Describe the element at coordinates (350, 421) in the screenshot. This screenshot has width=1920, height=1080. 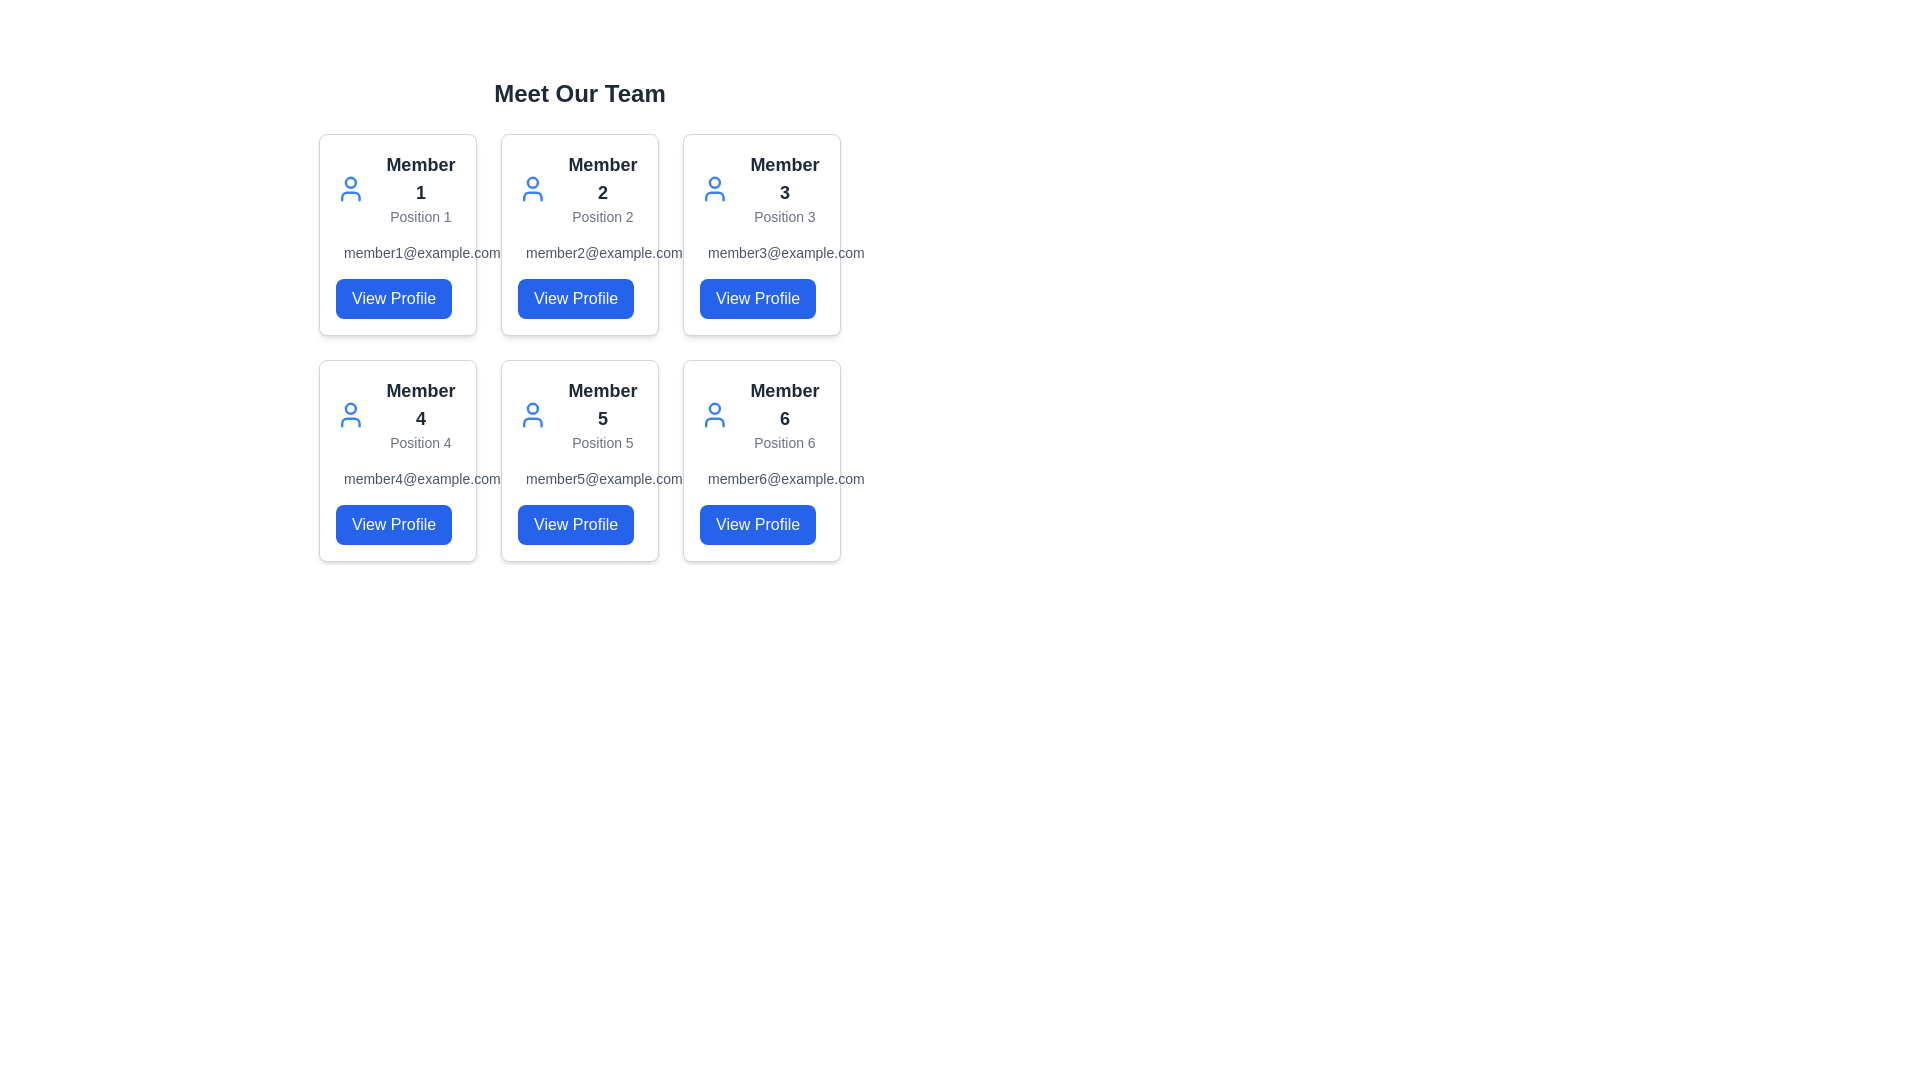
I see `the bottom arc of the profile icon representing 'Member 4', which is styled with a thin line and rounded appearance` at that location.